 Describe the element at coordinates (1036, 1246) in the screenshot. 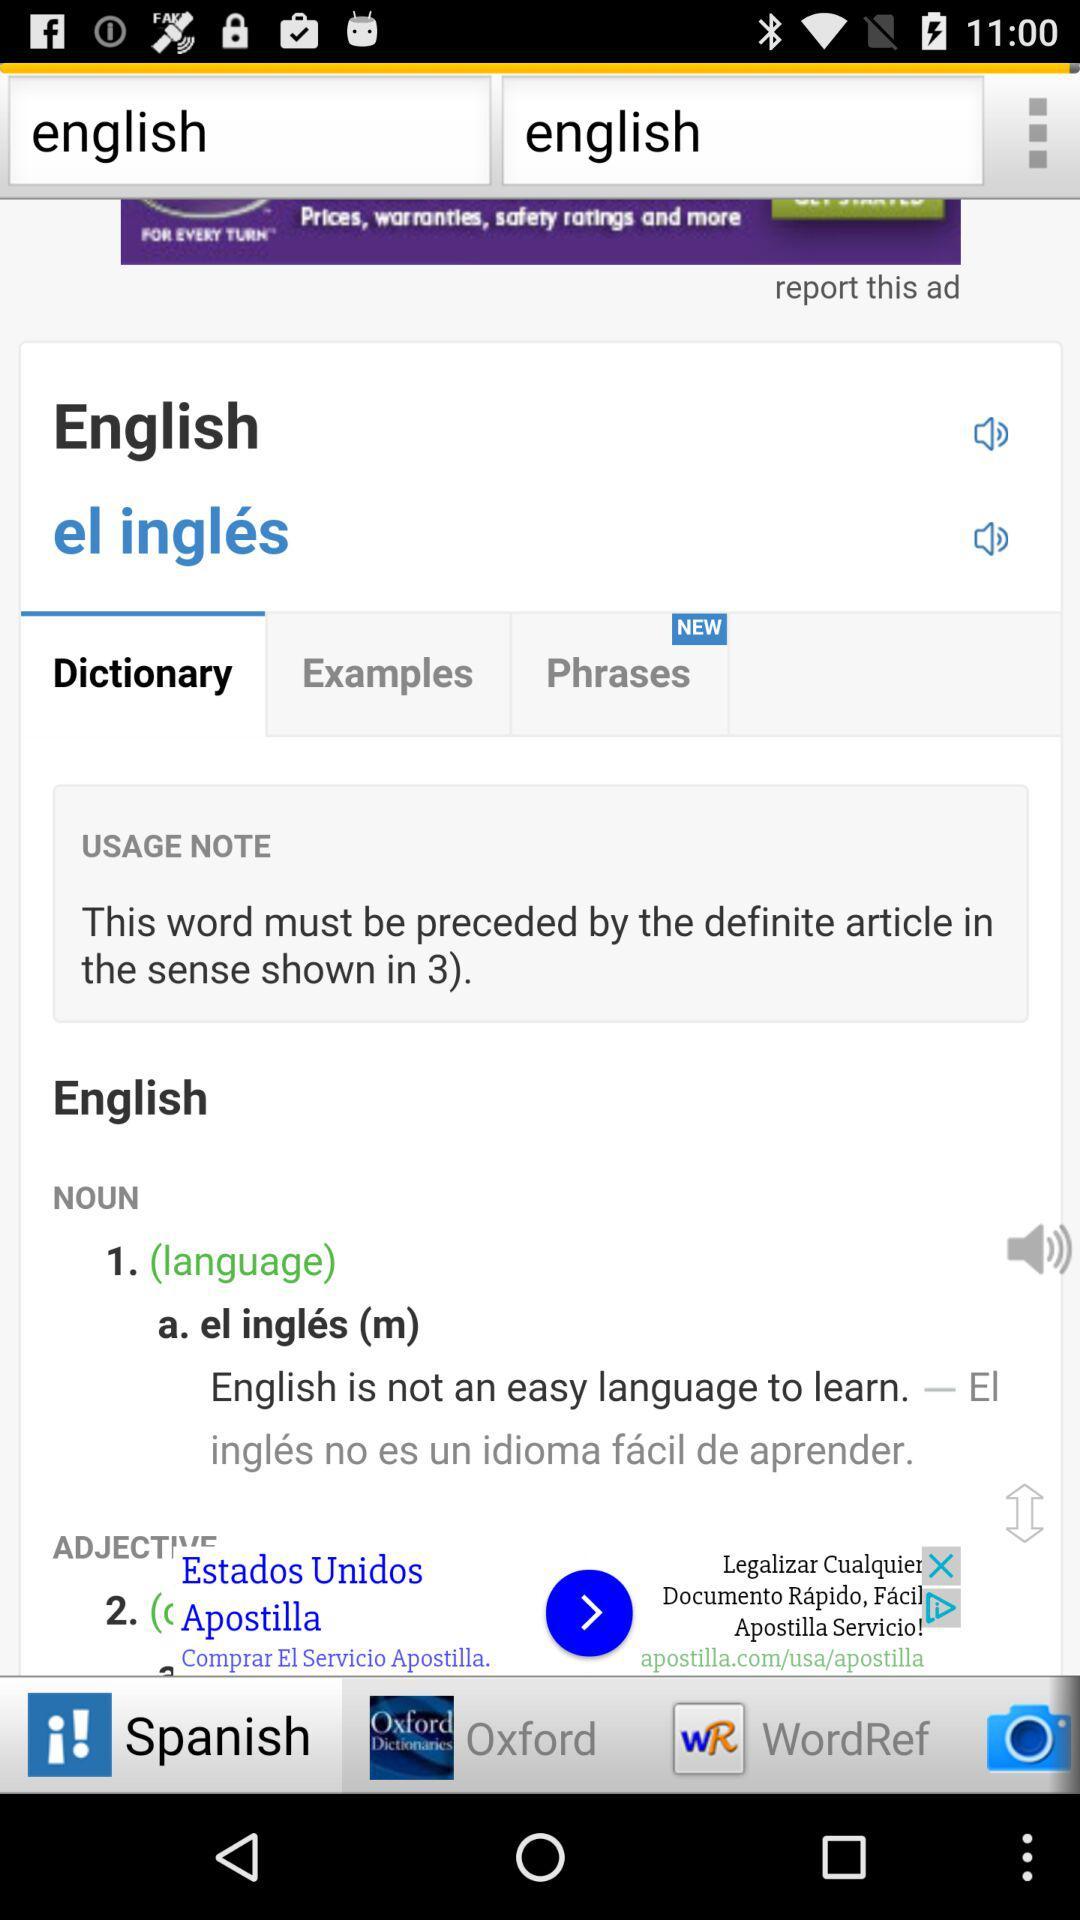

I see `sound` at that location.